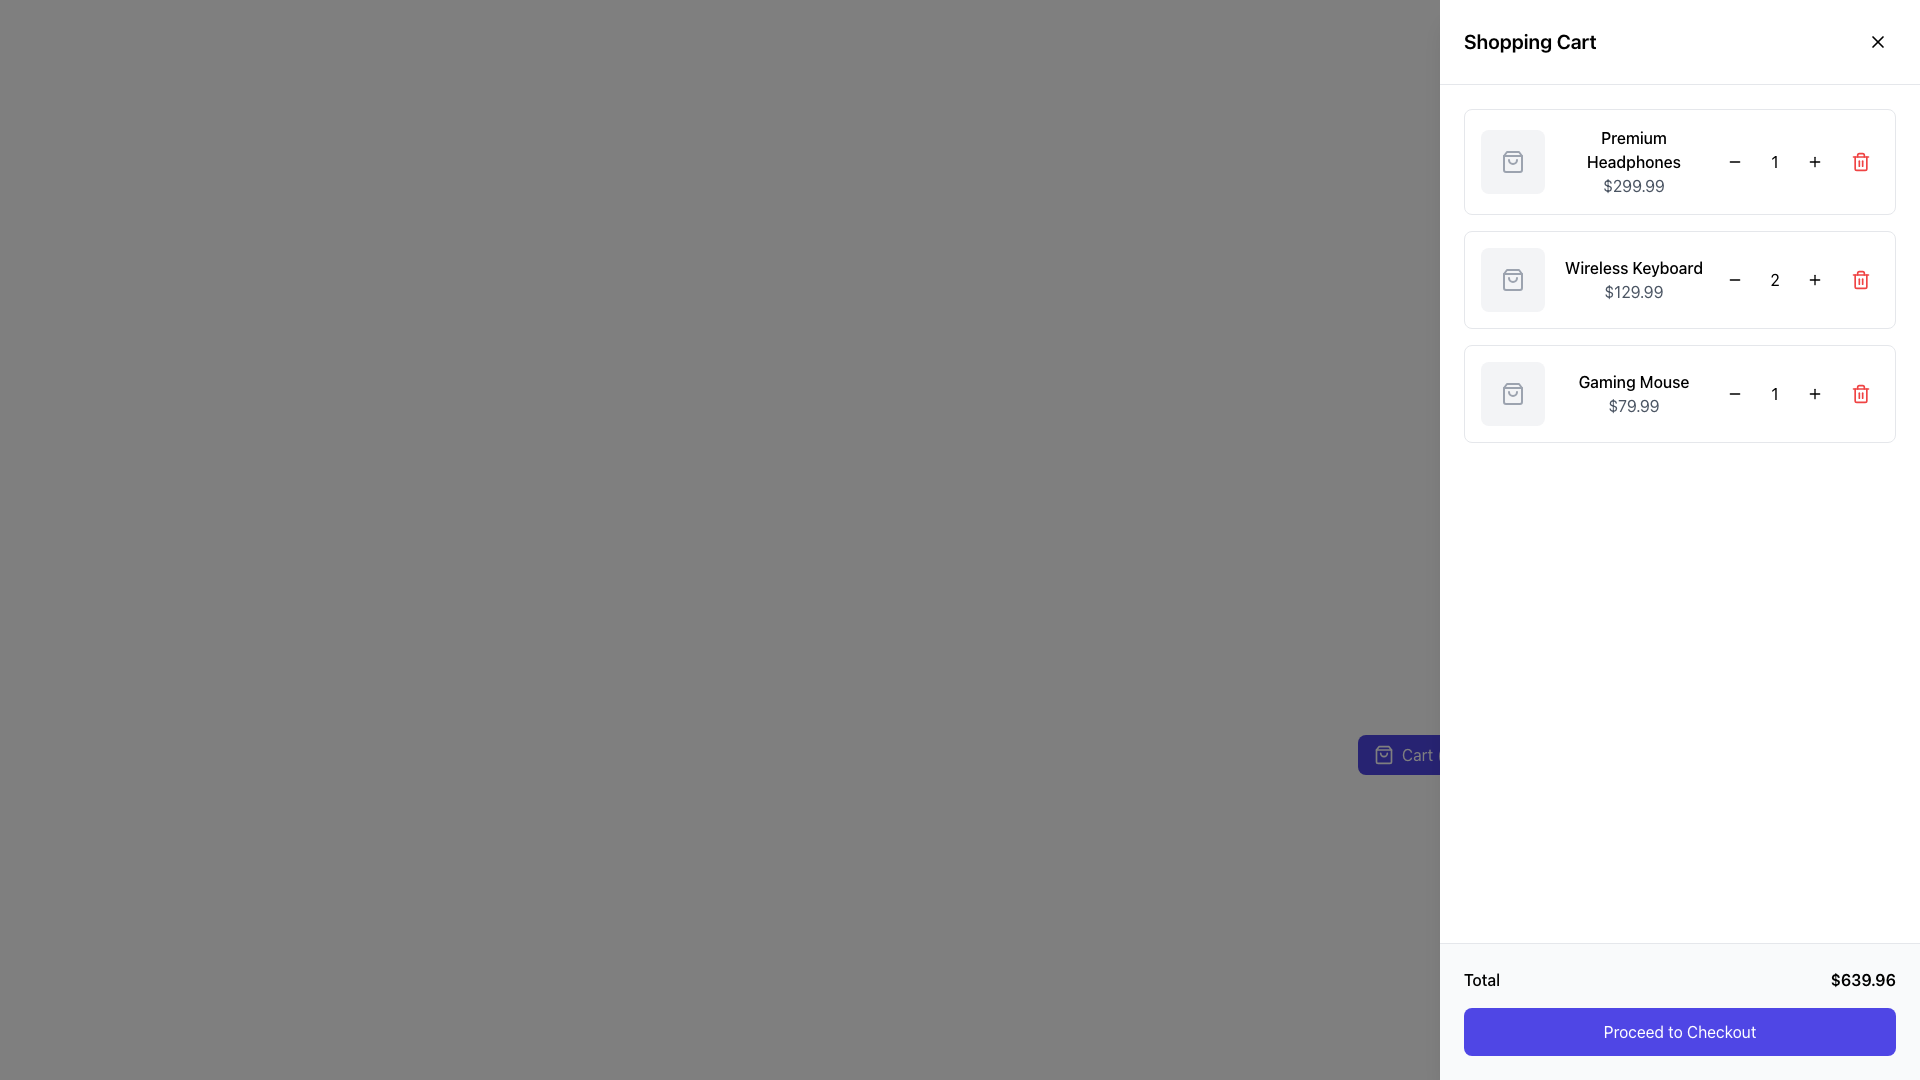 Image resolution: width=1920 pixels, height=1080 pixels. I want to click on the checkout button located at the bottom of the checkout panel, which is positioned below the total amount display of '$639.96', to change its appearance, so click(1680, 1032).